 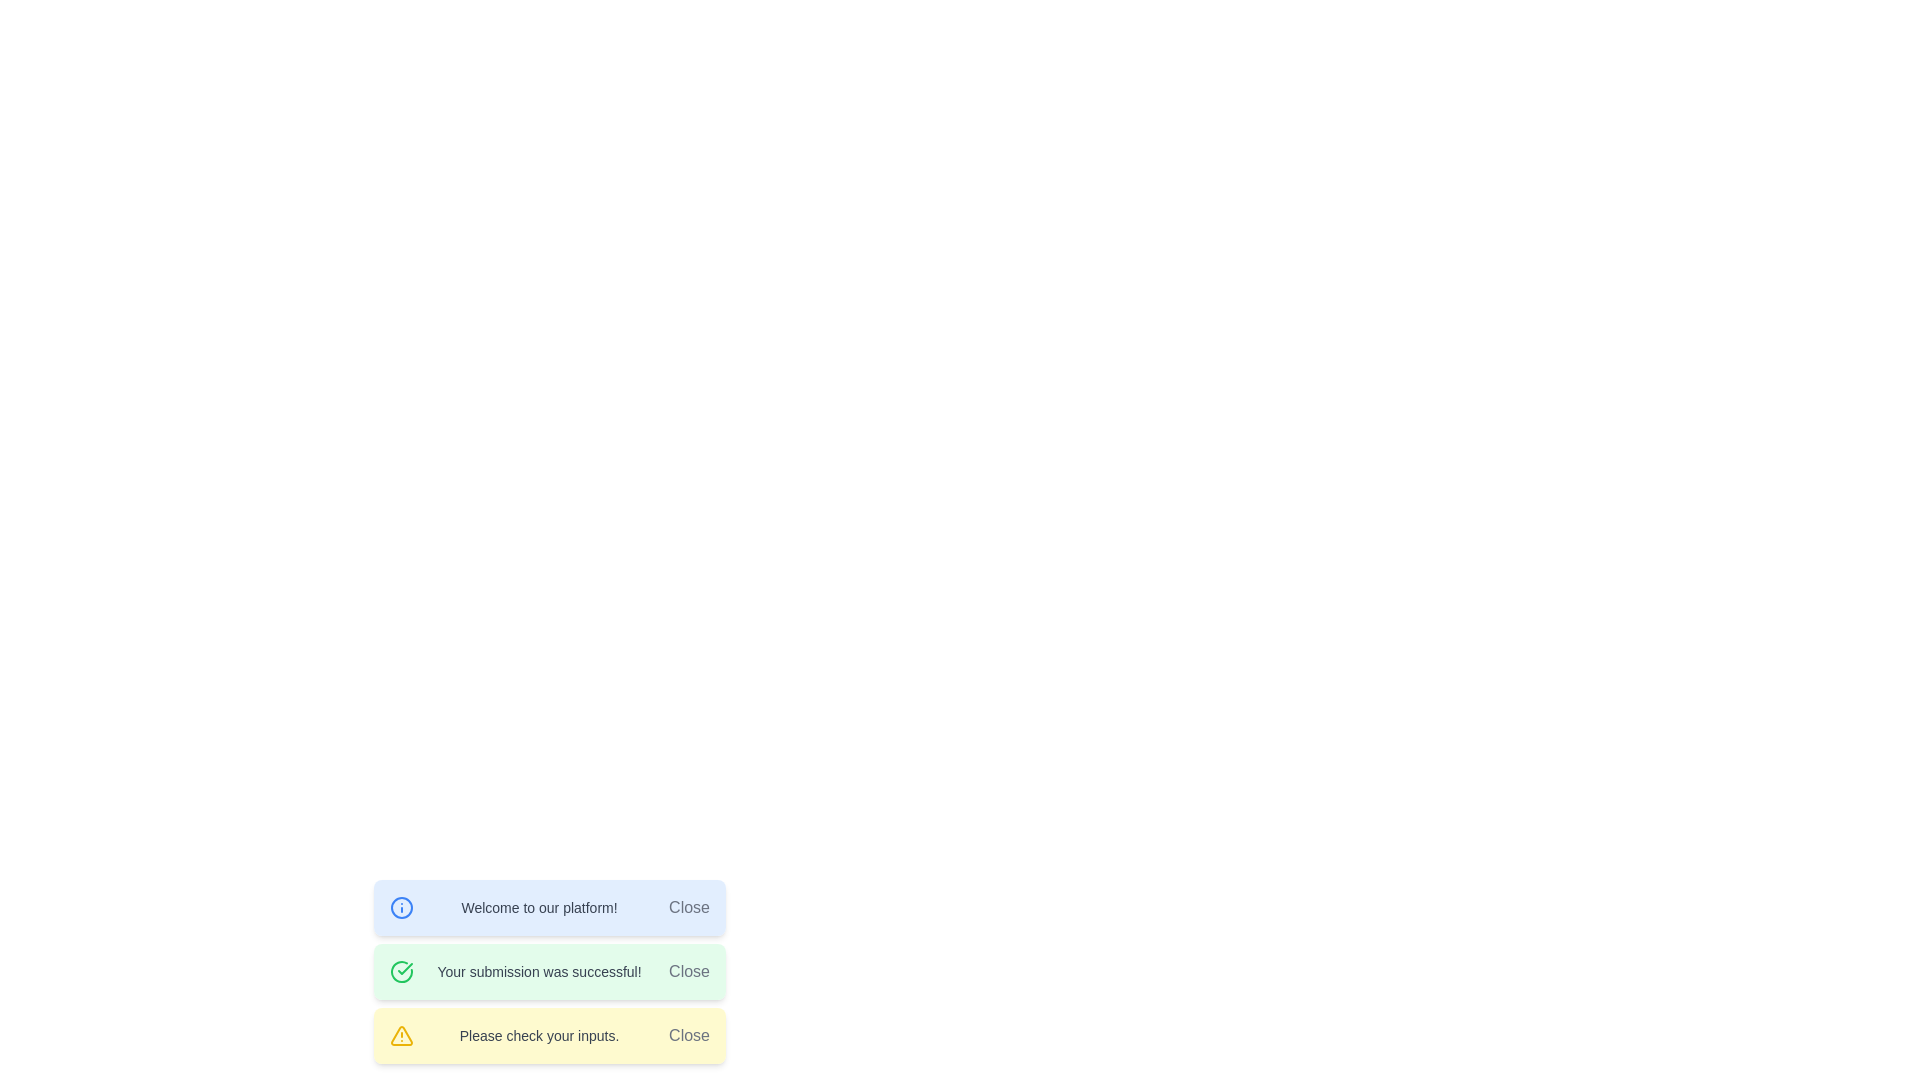 I want to click on the feedback text indicating successful submission within the green notification panel, so click(x=539, y=971).